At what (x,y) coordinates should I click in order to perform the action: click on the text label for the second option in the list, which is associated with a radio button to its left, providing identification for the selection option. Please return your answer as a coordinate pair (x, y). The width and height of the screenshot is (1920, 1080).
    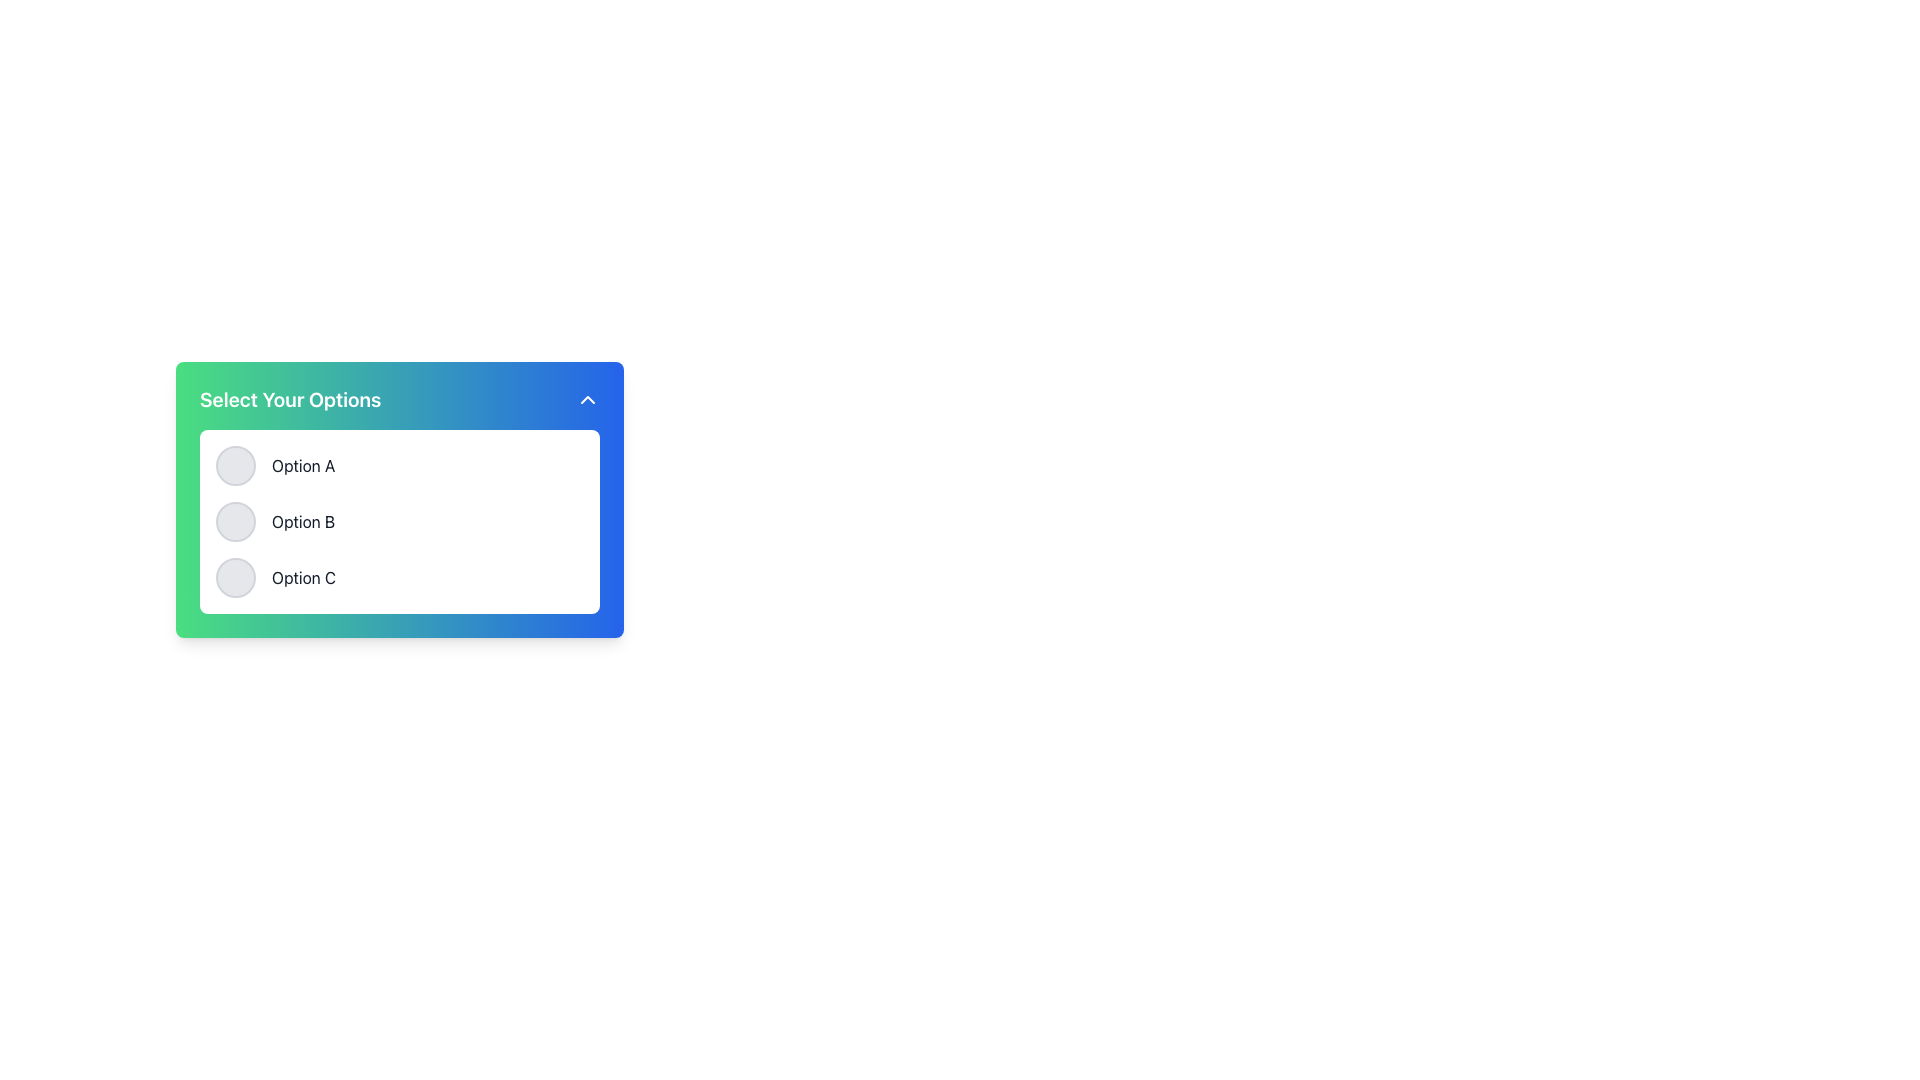
    Looking at the image, I should click on (302, 520).